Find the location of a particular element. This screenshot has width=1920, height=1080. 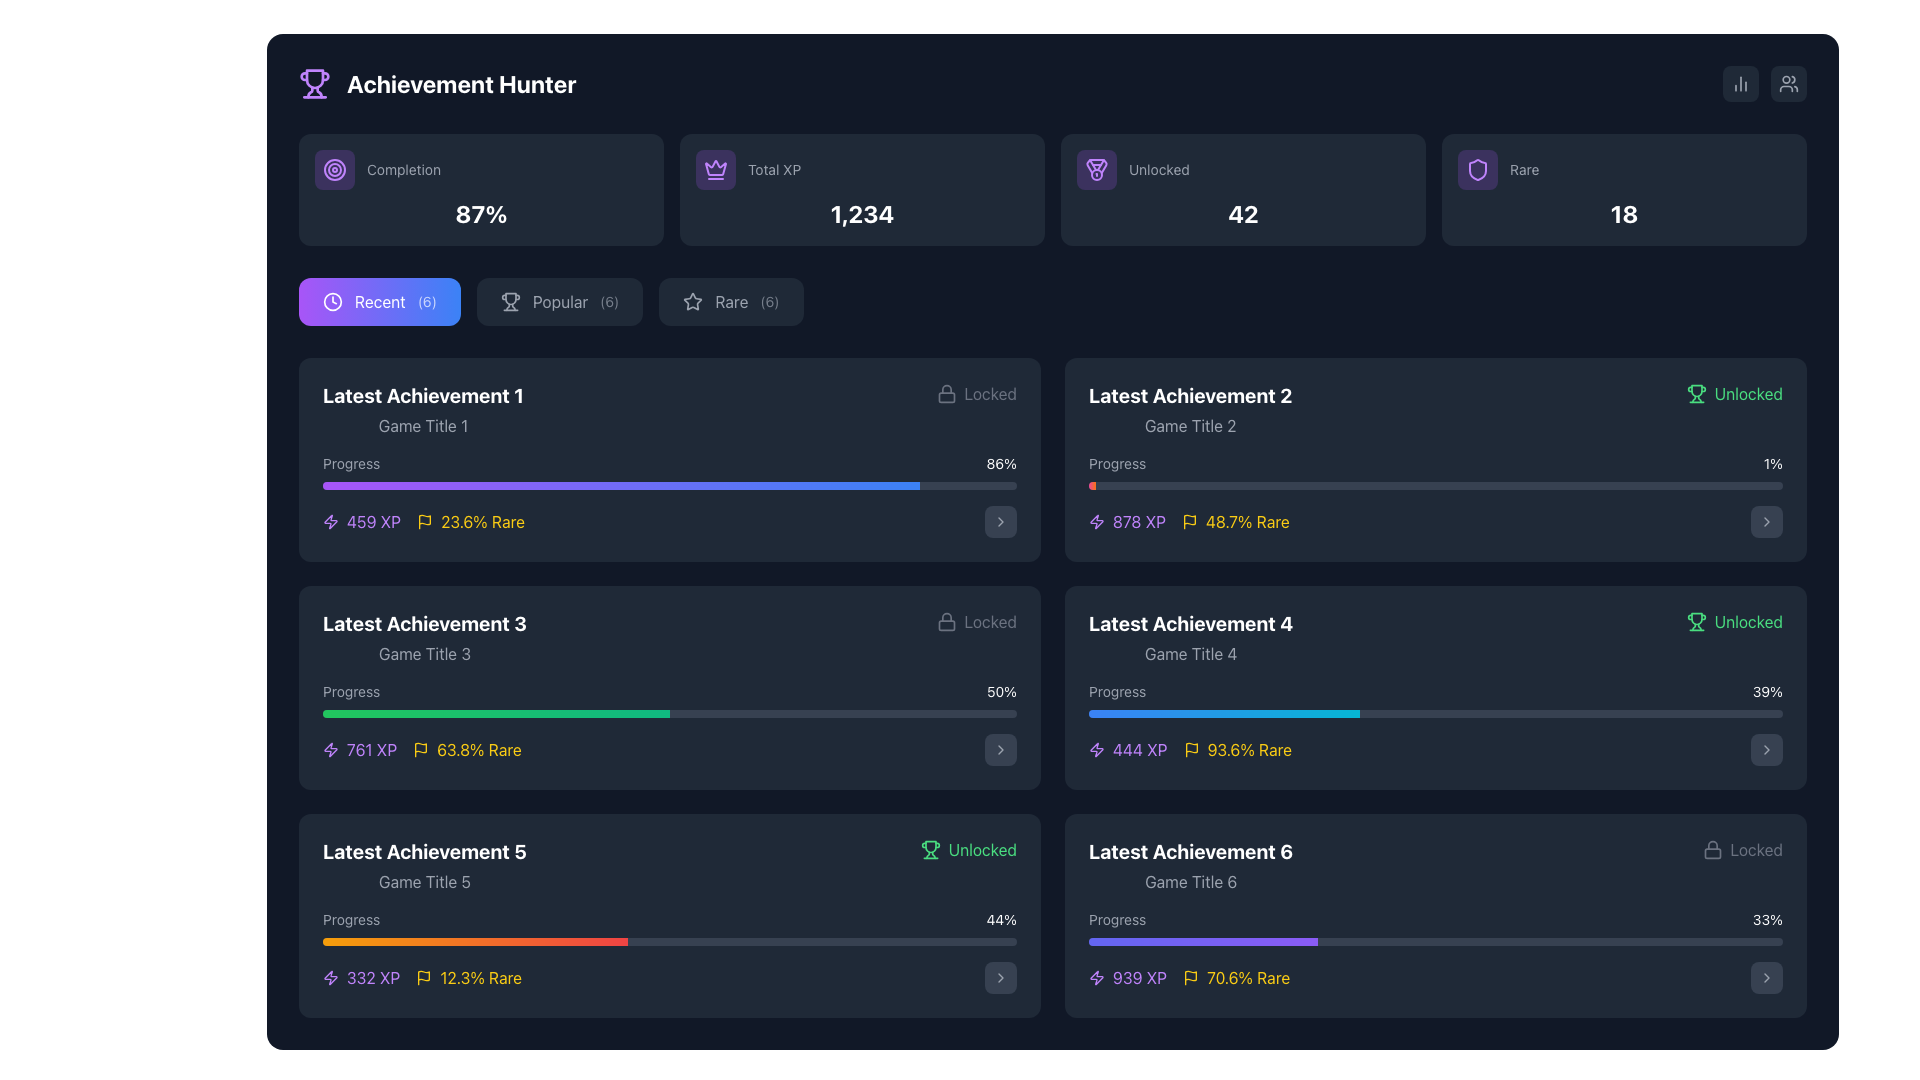

the largest circular vector graphic (SVG circle) that represents the 'Completion' metric within the first card displaying 'Completion' statistics in the top-left section of the UI is located at coordinates (335, 168).